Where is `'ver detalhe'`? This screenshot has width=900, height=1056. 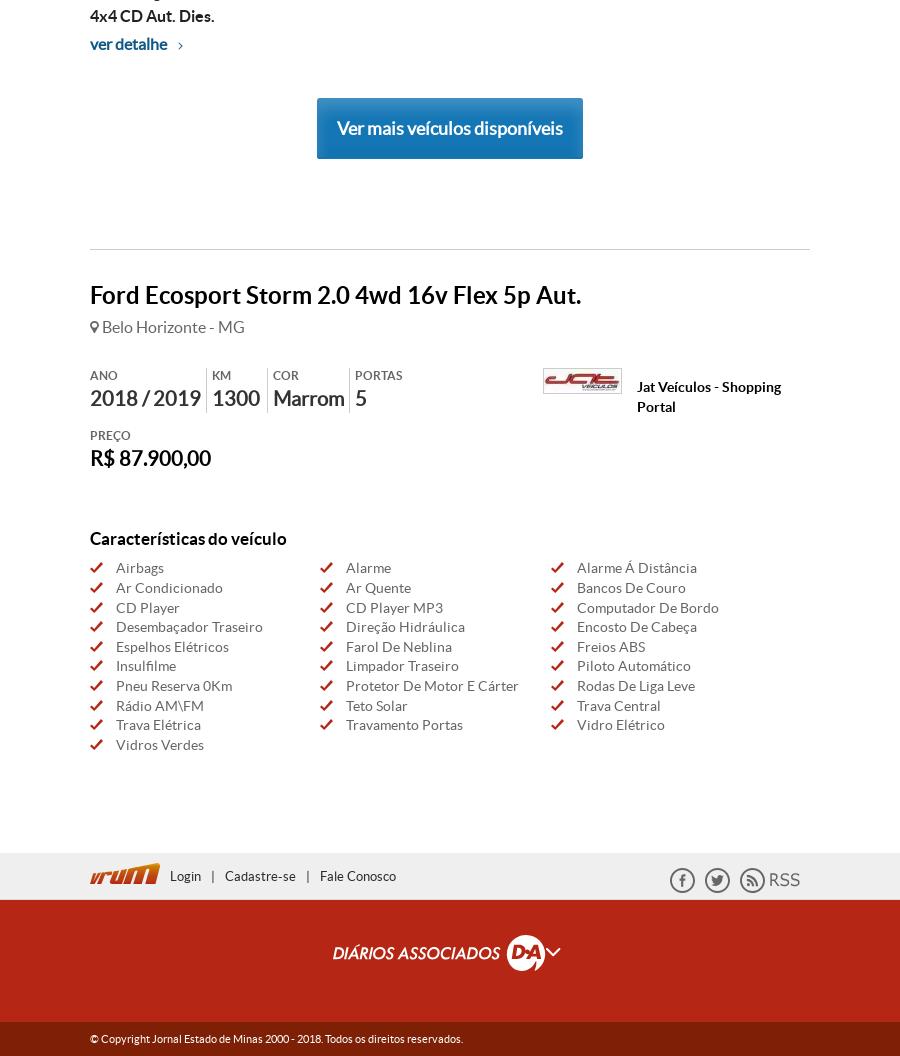
'ver detalhe' is located at coordinates (89, 42).